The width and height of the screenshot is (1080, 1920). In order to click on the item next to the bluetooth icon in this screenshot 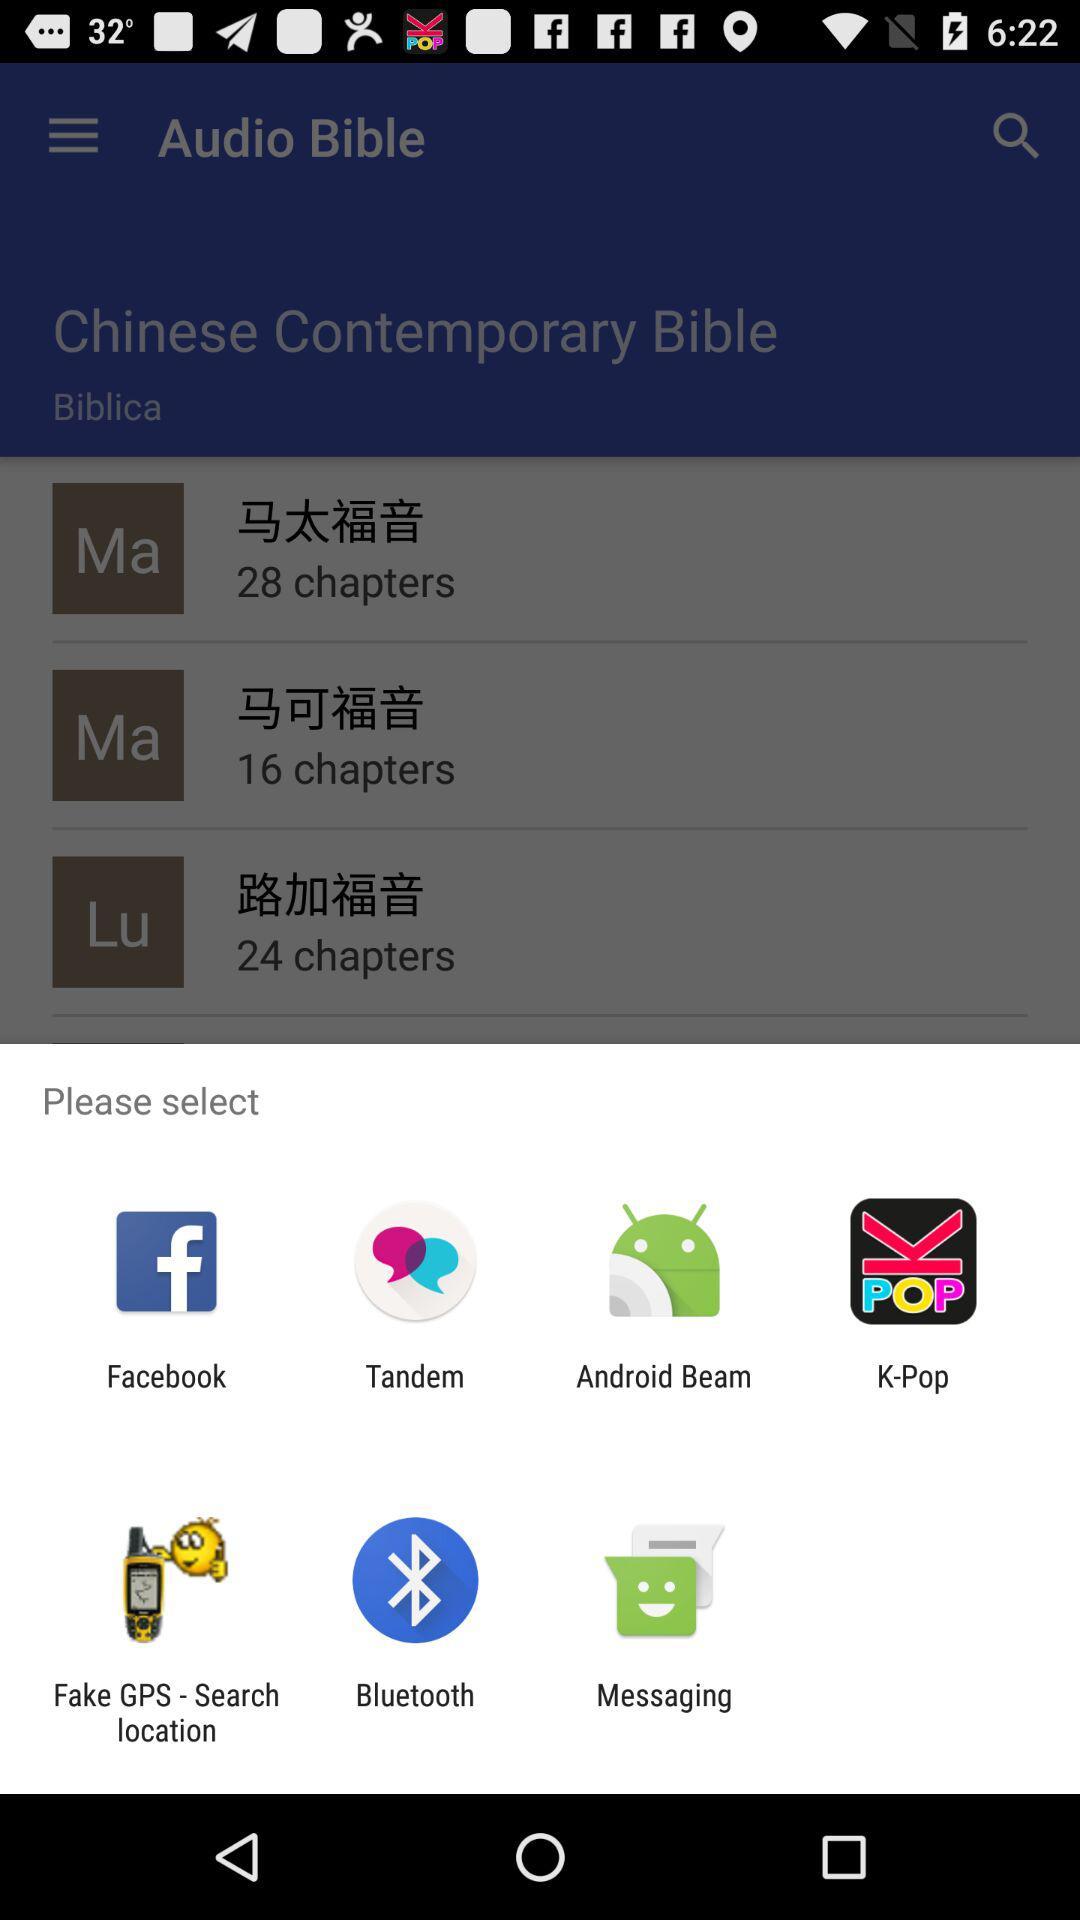, I will do `click(664, 1711)`.